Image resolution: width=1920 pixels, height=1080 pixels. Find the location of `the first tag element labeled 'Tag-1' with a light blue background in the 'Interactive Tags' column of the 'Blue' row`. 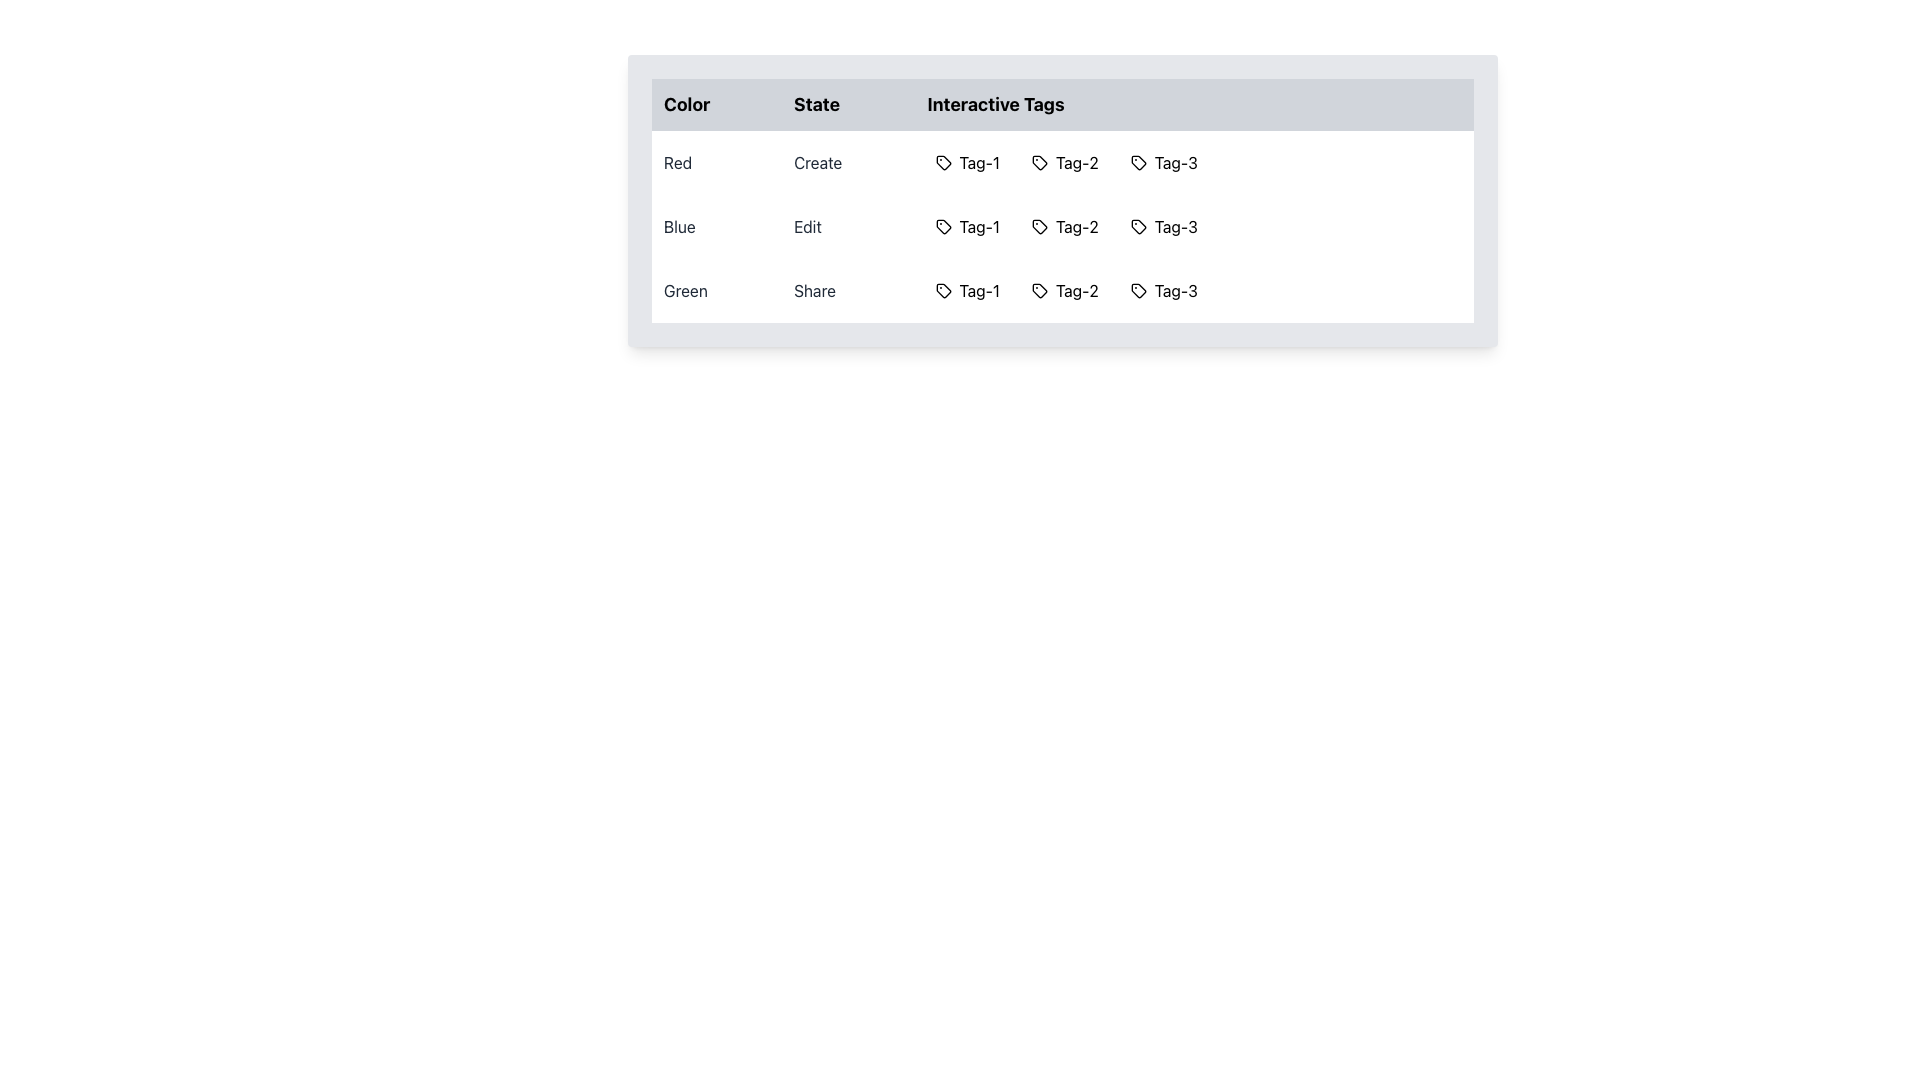

the first tag element labeled 'Tag-1' with a light blue background in the 'Interactive Tags' column of the 'Blue' row is located at coordinates (967, 226).